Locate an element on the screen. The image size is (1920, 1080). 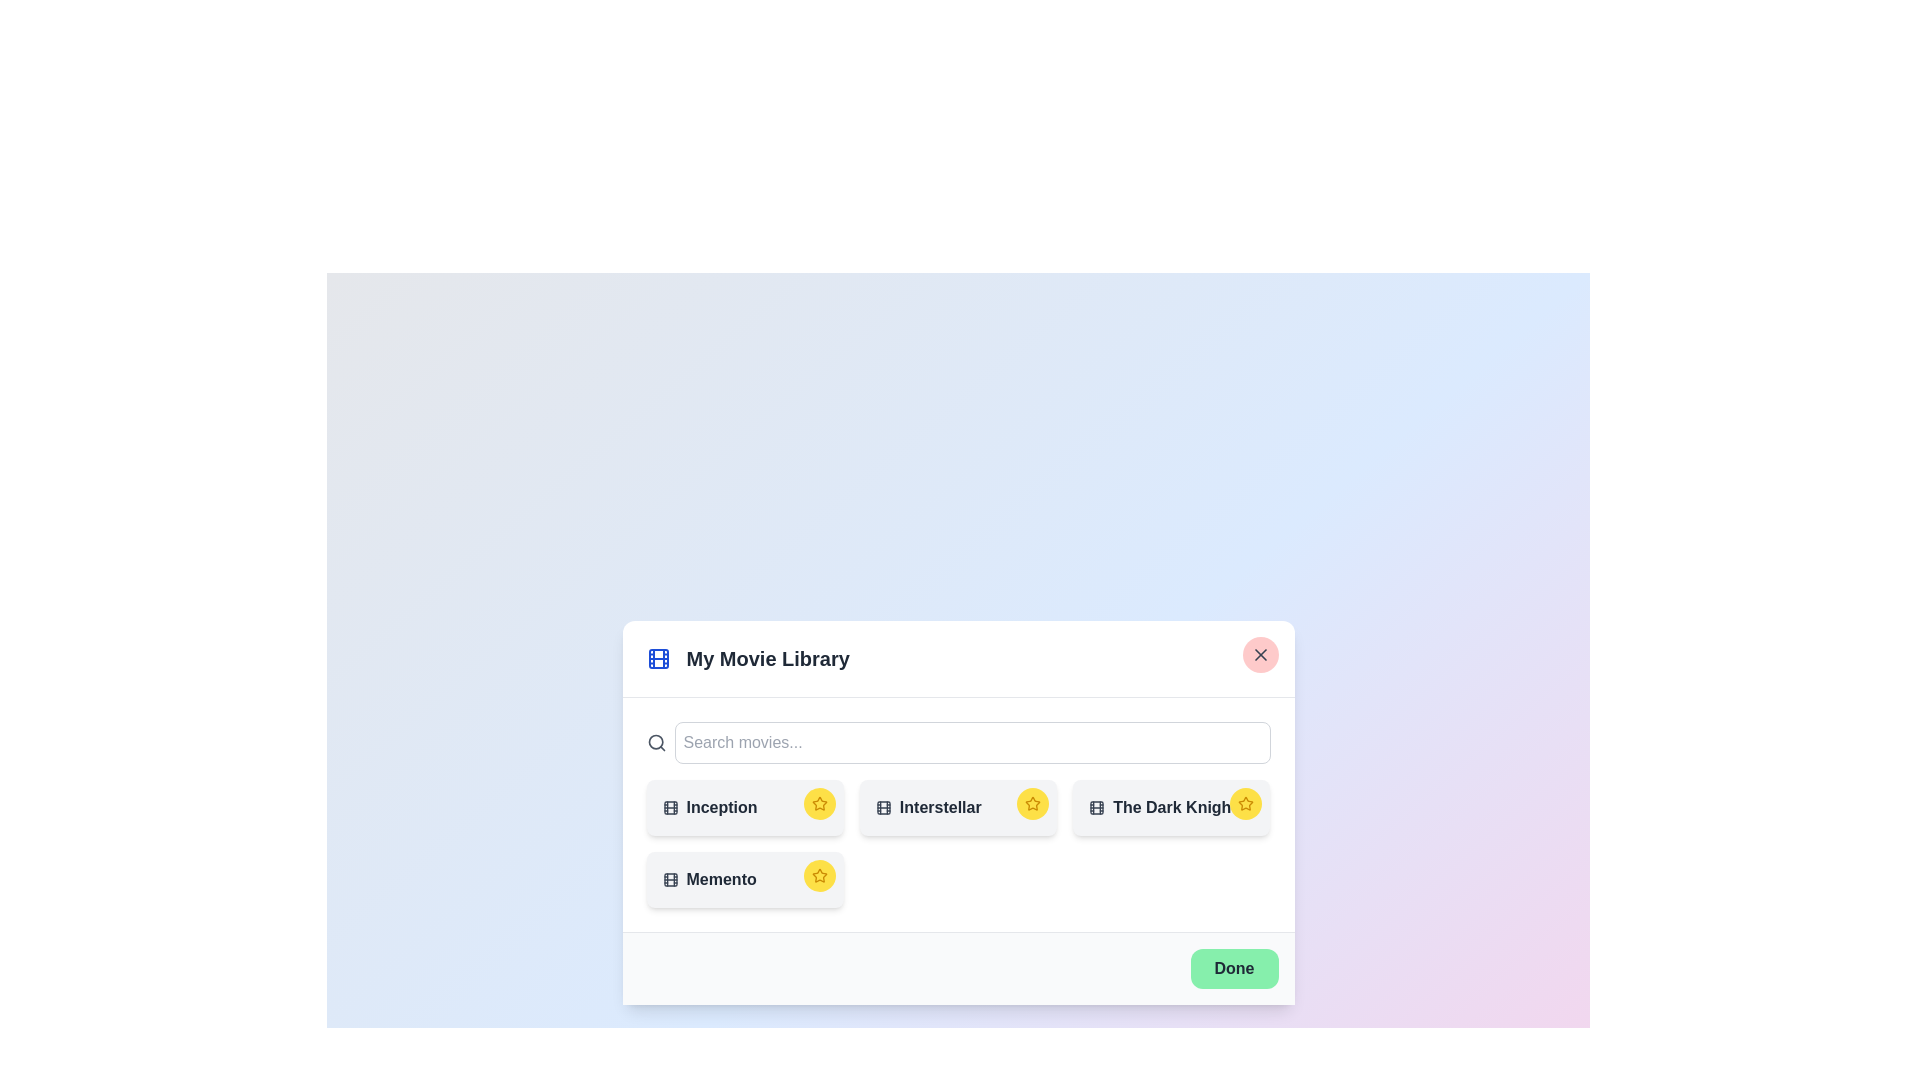
the 'Memento' card, which is a rectangular card with rounded corners, light gray background, and contains the label styled in bold dark gray text is located at coordinates (744, 878).